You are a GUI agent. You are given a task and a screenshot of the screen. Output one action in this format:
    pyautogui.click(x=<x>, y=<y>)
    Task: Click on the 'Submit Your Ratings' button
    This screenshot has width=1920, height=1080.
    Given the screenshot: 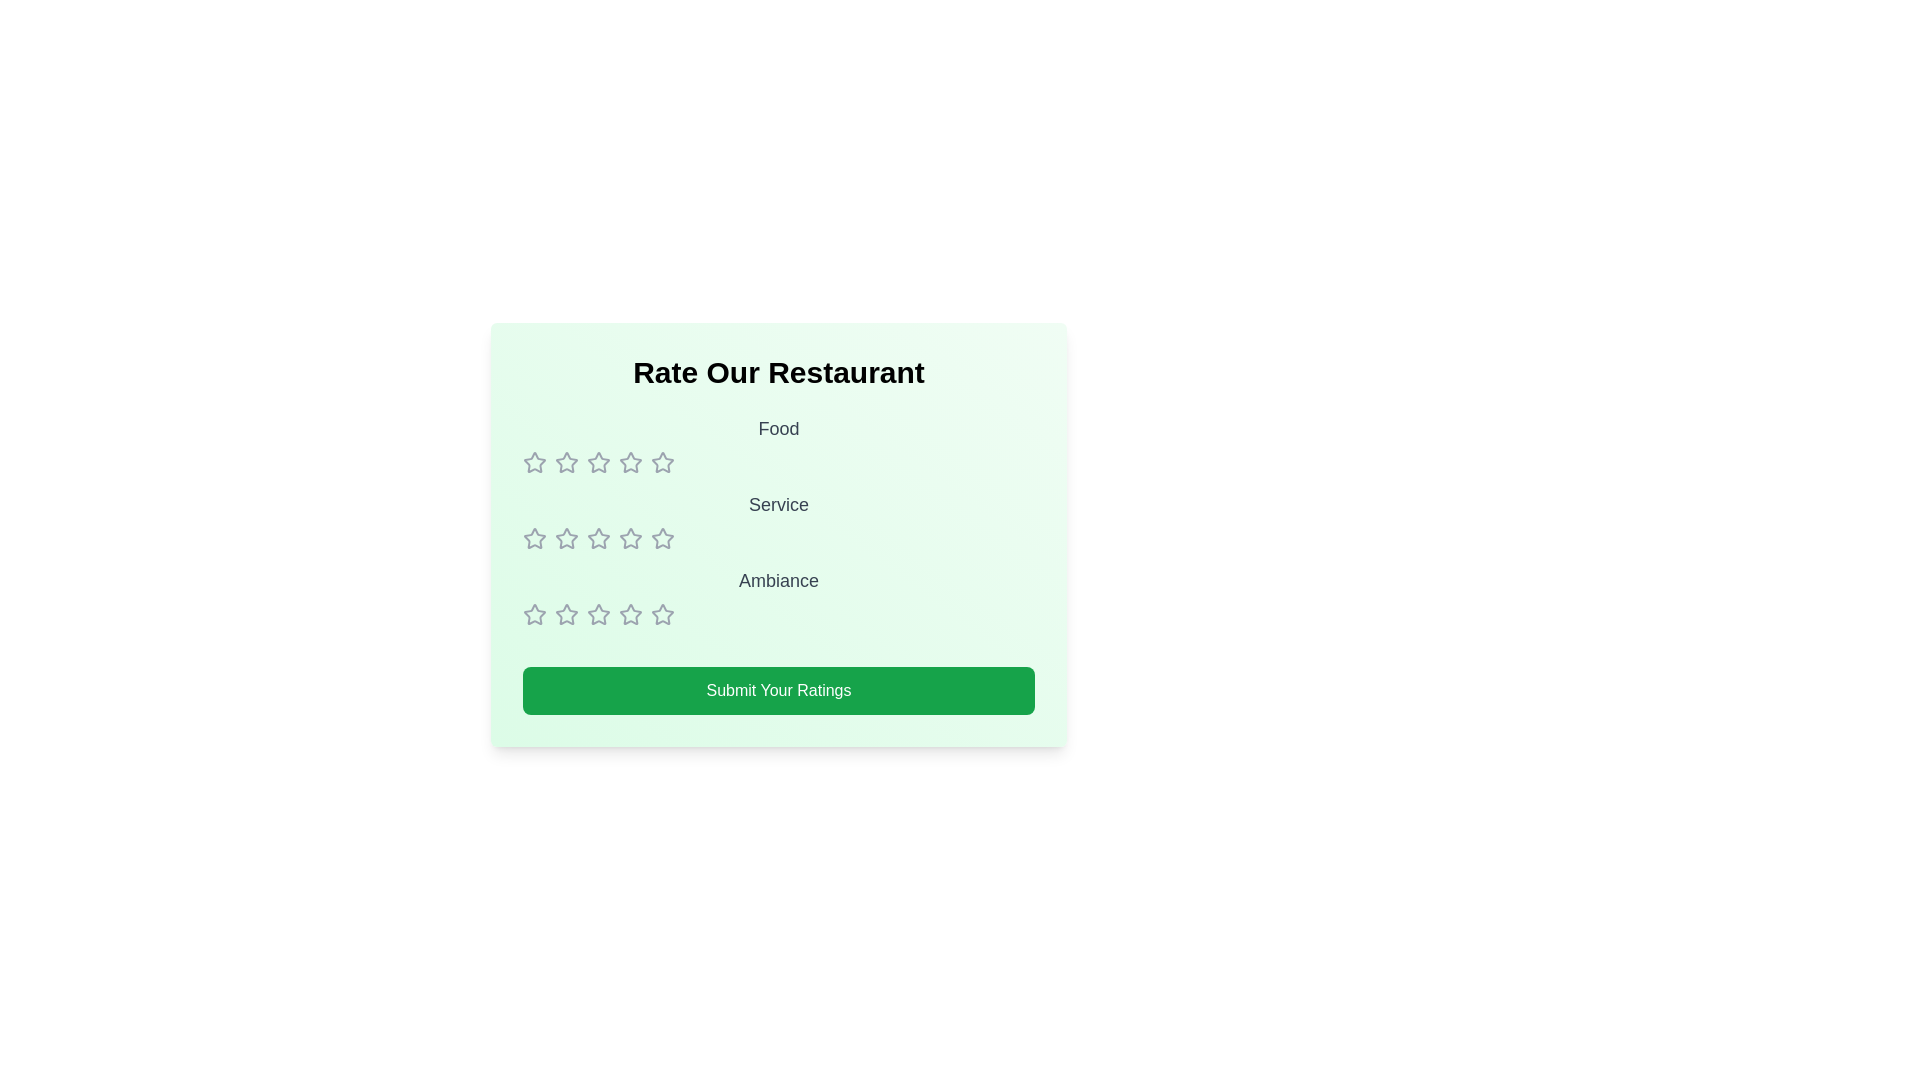 What is the action you would take?
    pyautogui.click(x=777, y=689)
    